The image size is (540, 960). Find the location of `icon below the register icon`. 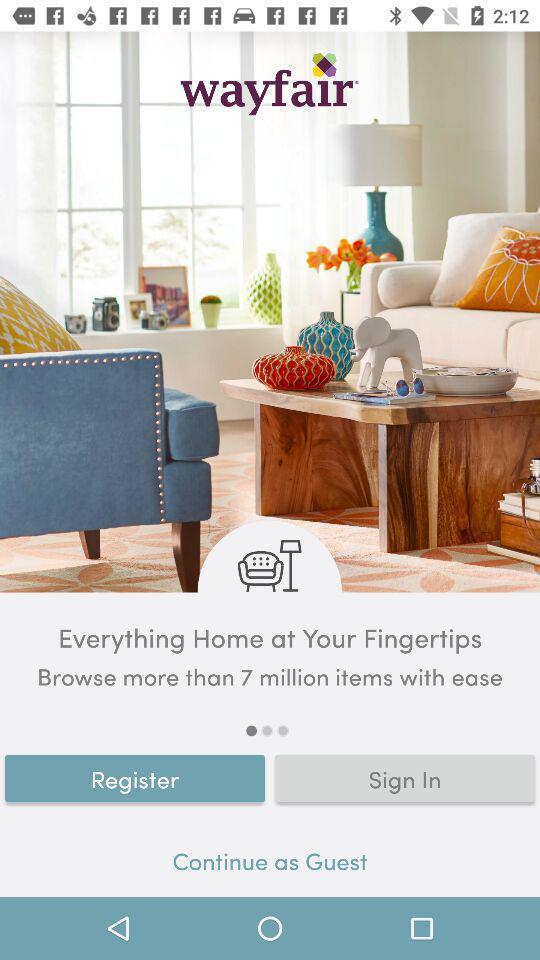

icon below the register icon is located at coordinates (270, 863).